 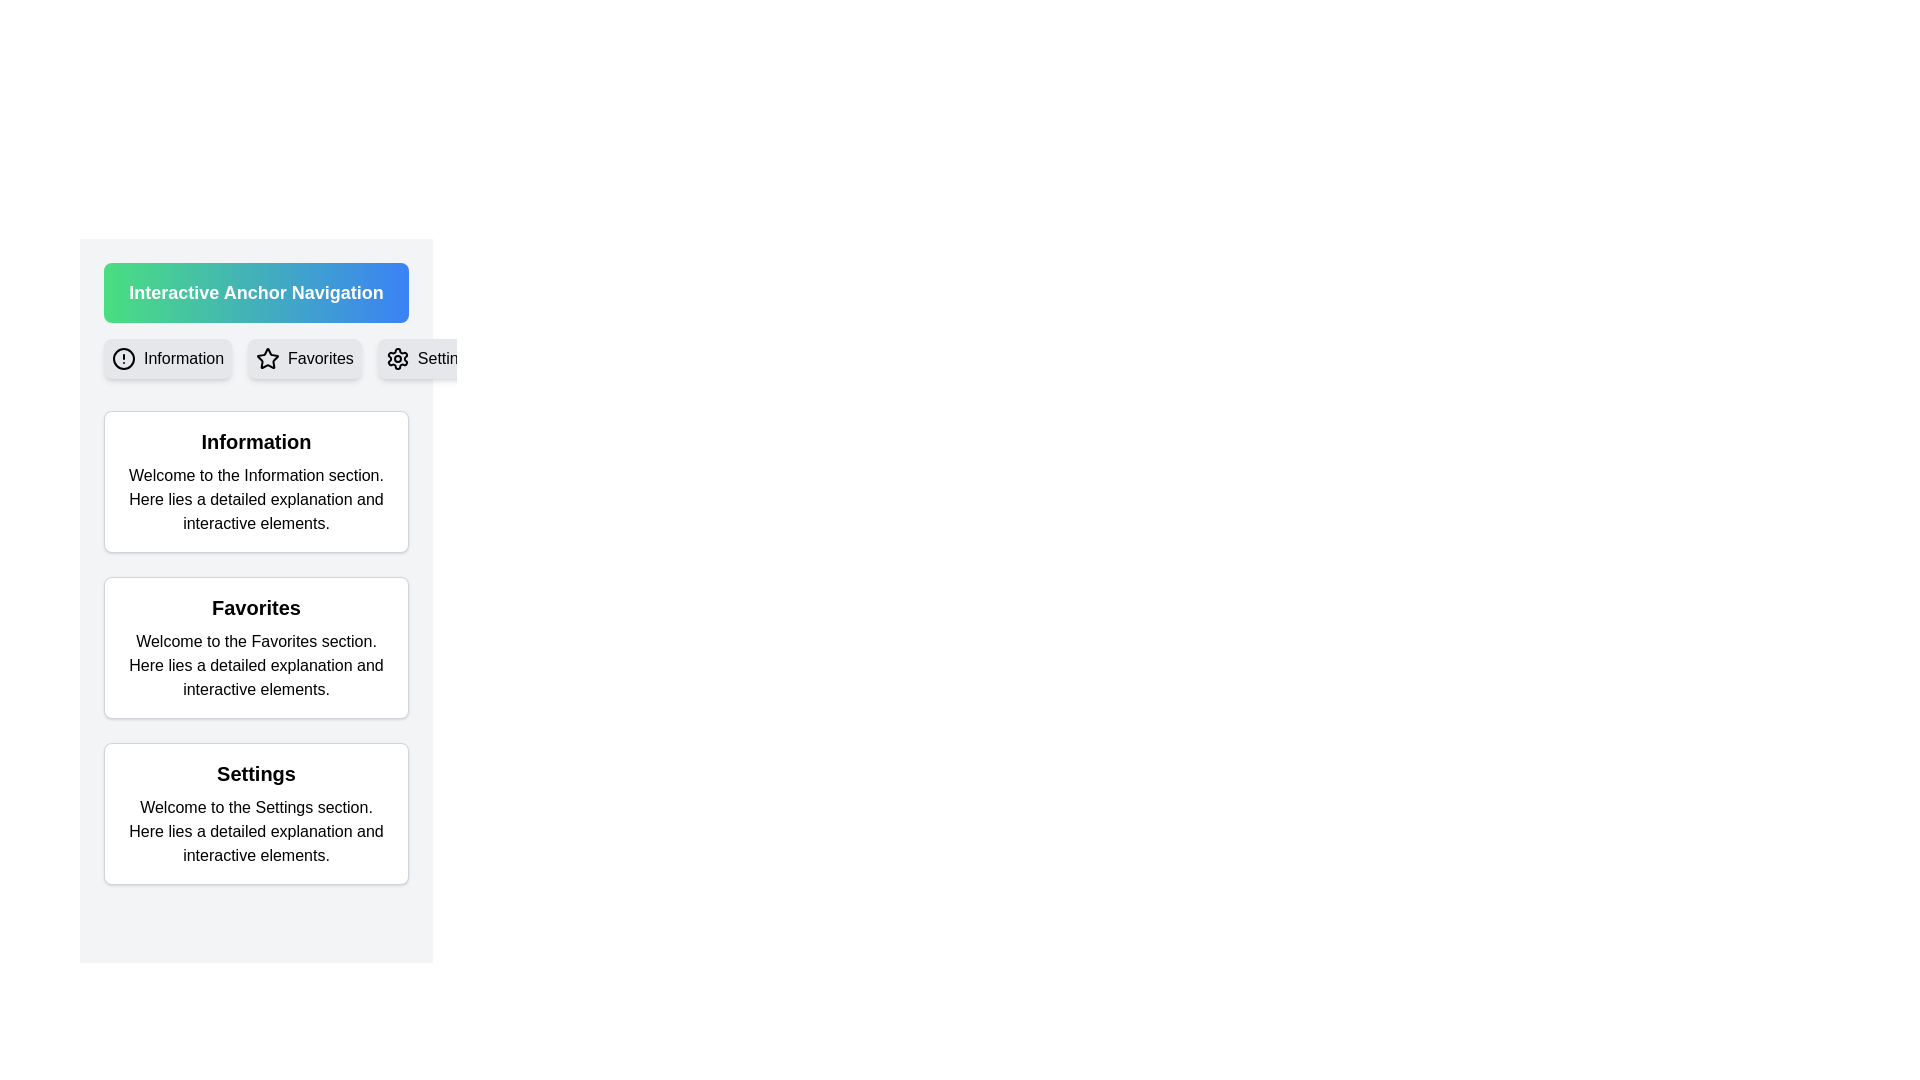 I want to click on text block that says 'Welcome to the Settings section. Here lies a detailed explanation and interactive elements.' which is centered below the 'Settings' header, so click(x=255, y=832).